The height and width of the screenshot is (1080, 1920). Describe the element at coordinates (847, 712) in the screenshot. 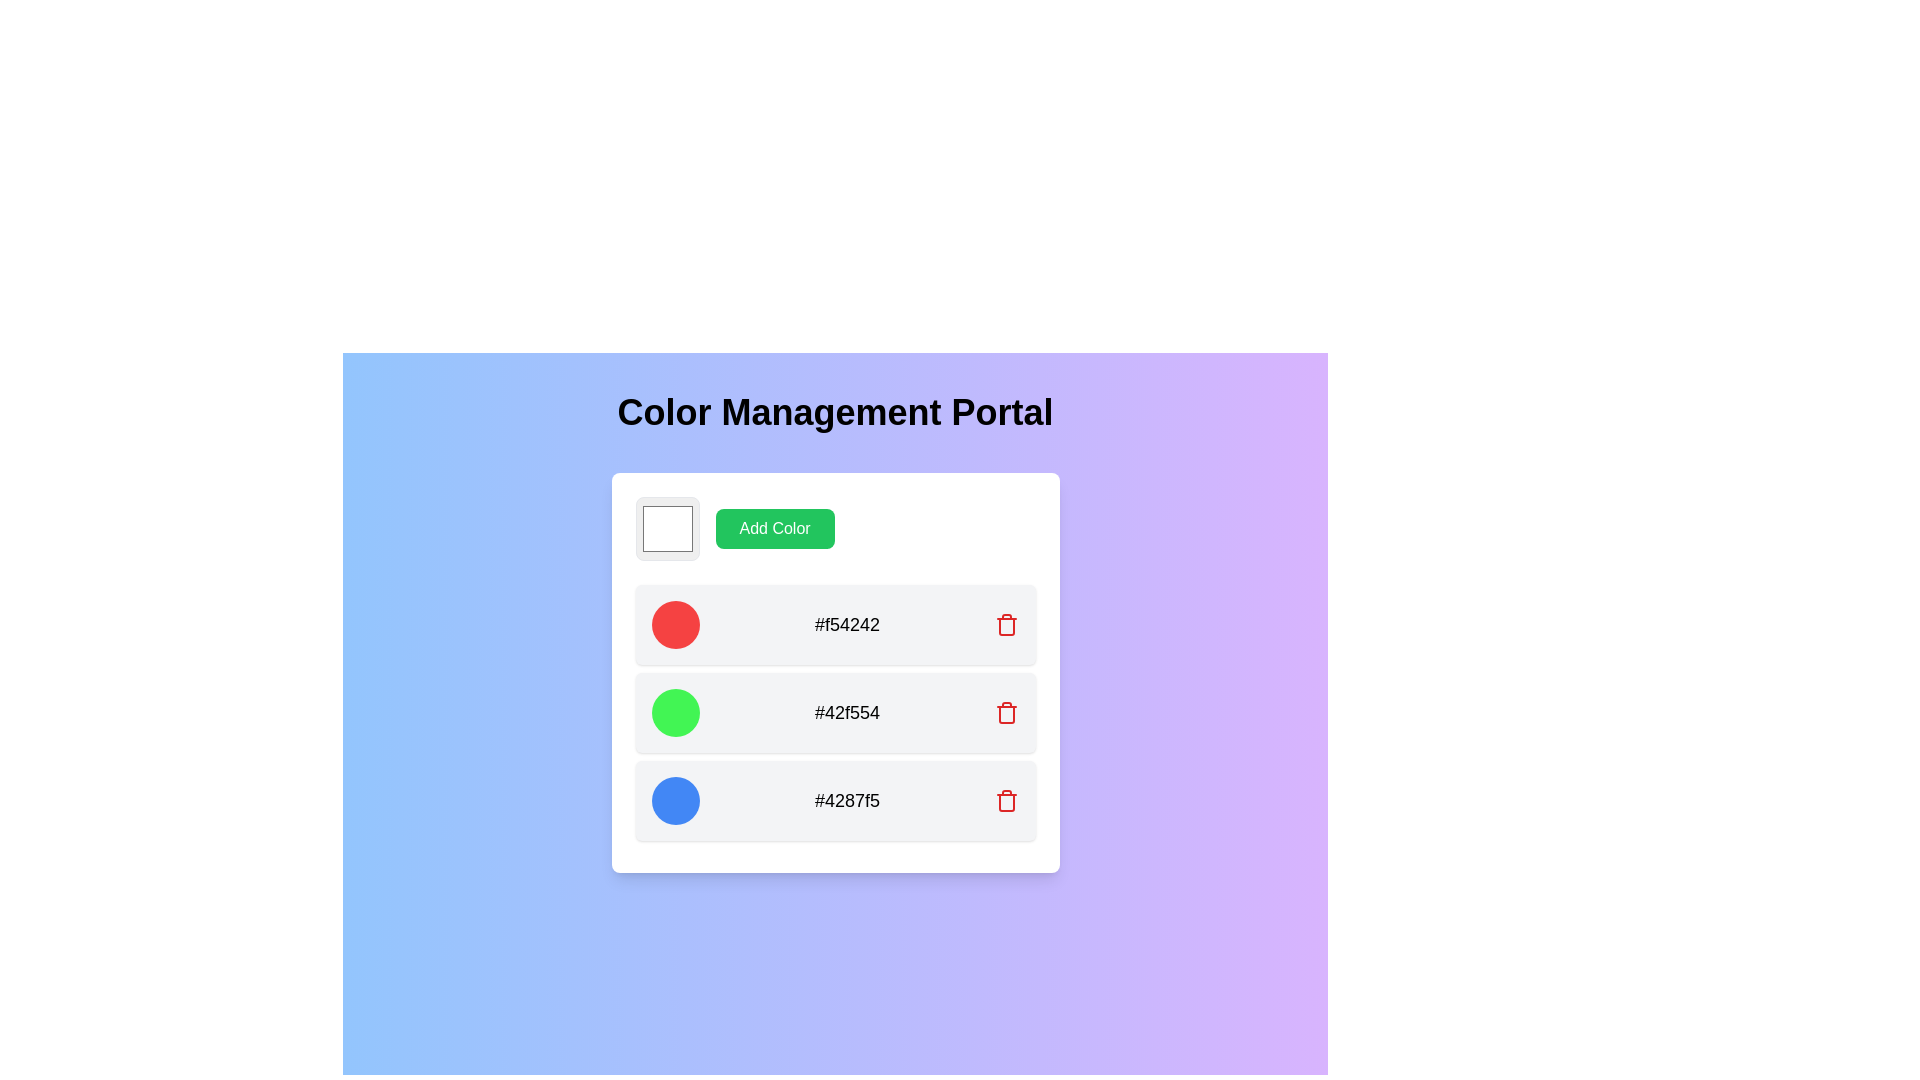

I see `the Text Label displaying the hexadecimal code of the green color in the second row of the 'Color Management Portal' table` at that location.